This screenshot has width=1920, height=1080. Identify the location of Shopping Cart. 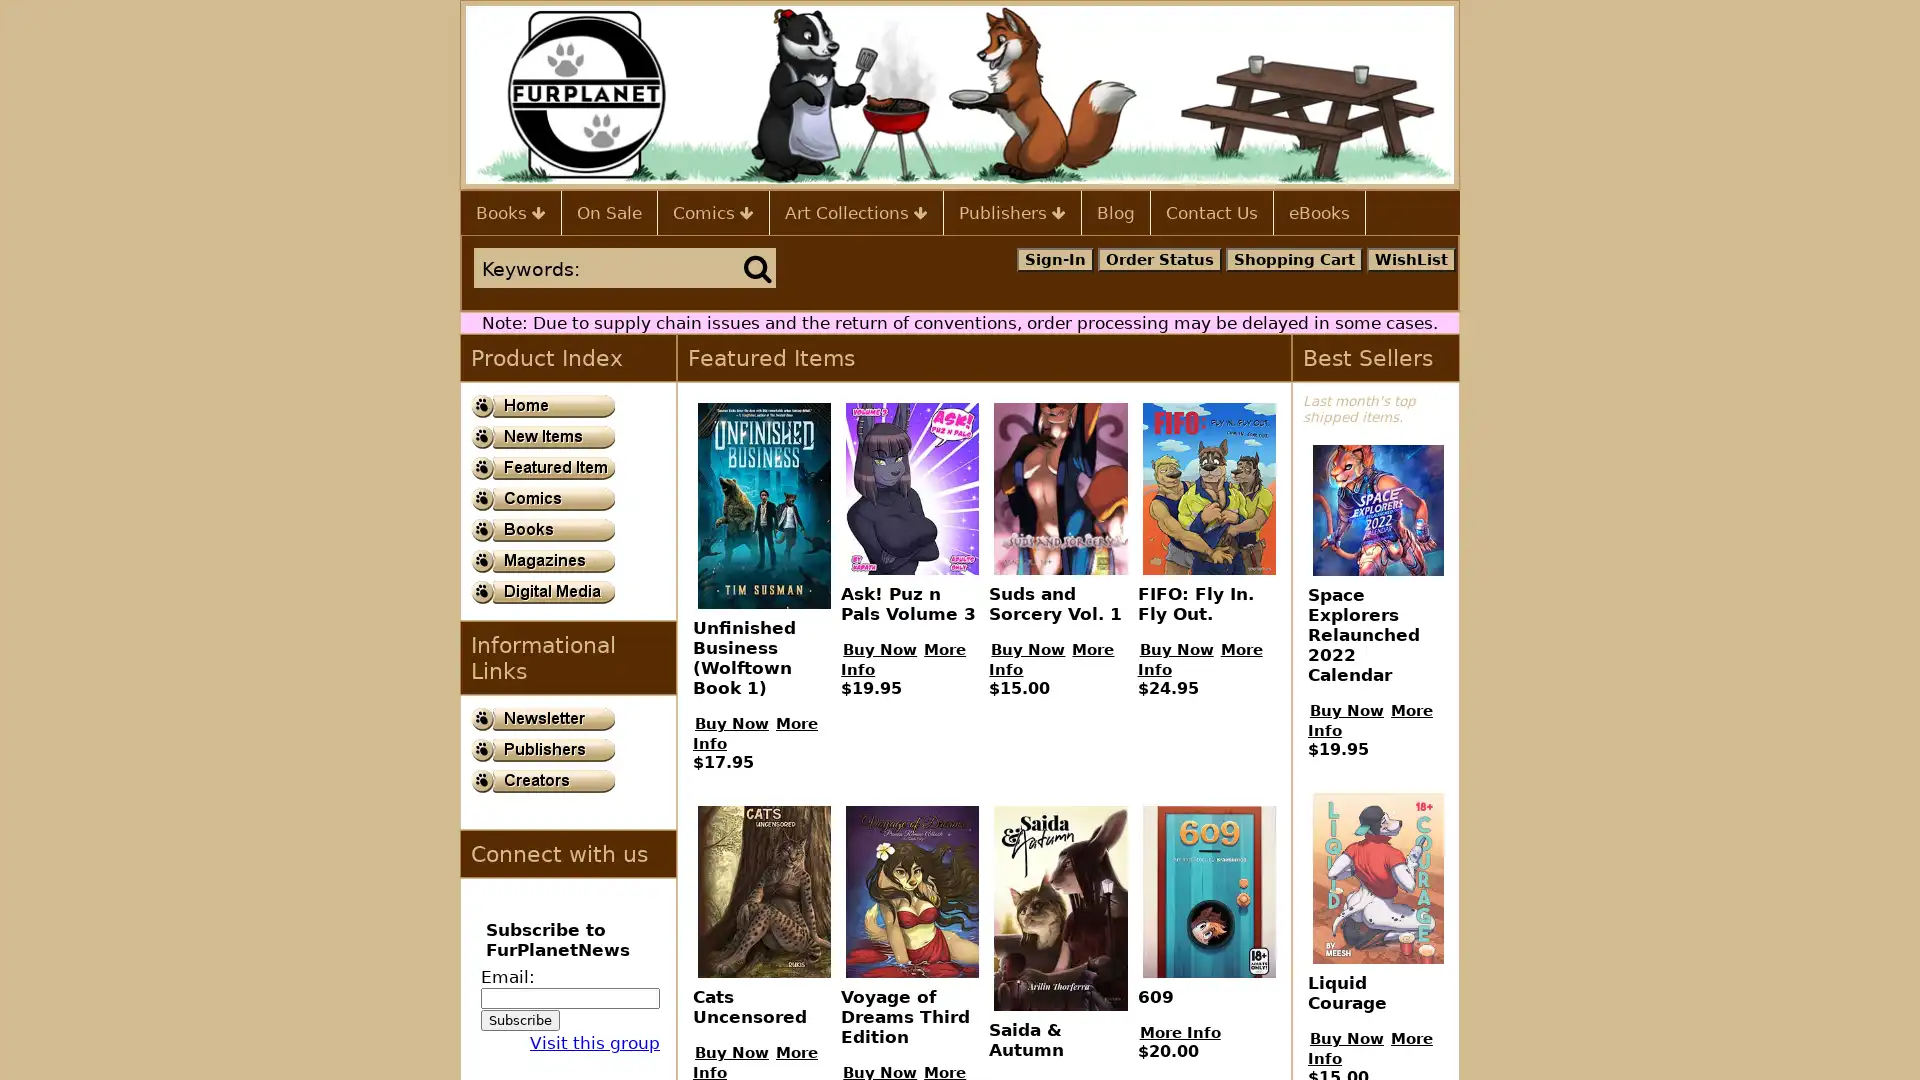
(1294, 257).